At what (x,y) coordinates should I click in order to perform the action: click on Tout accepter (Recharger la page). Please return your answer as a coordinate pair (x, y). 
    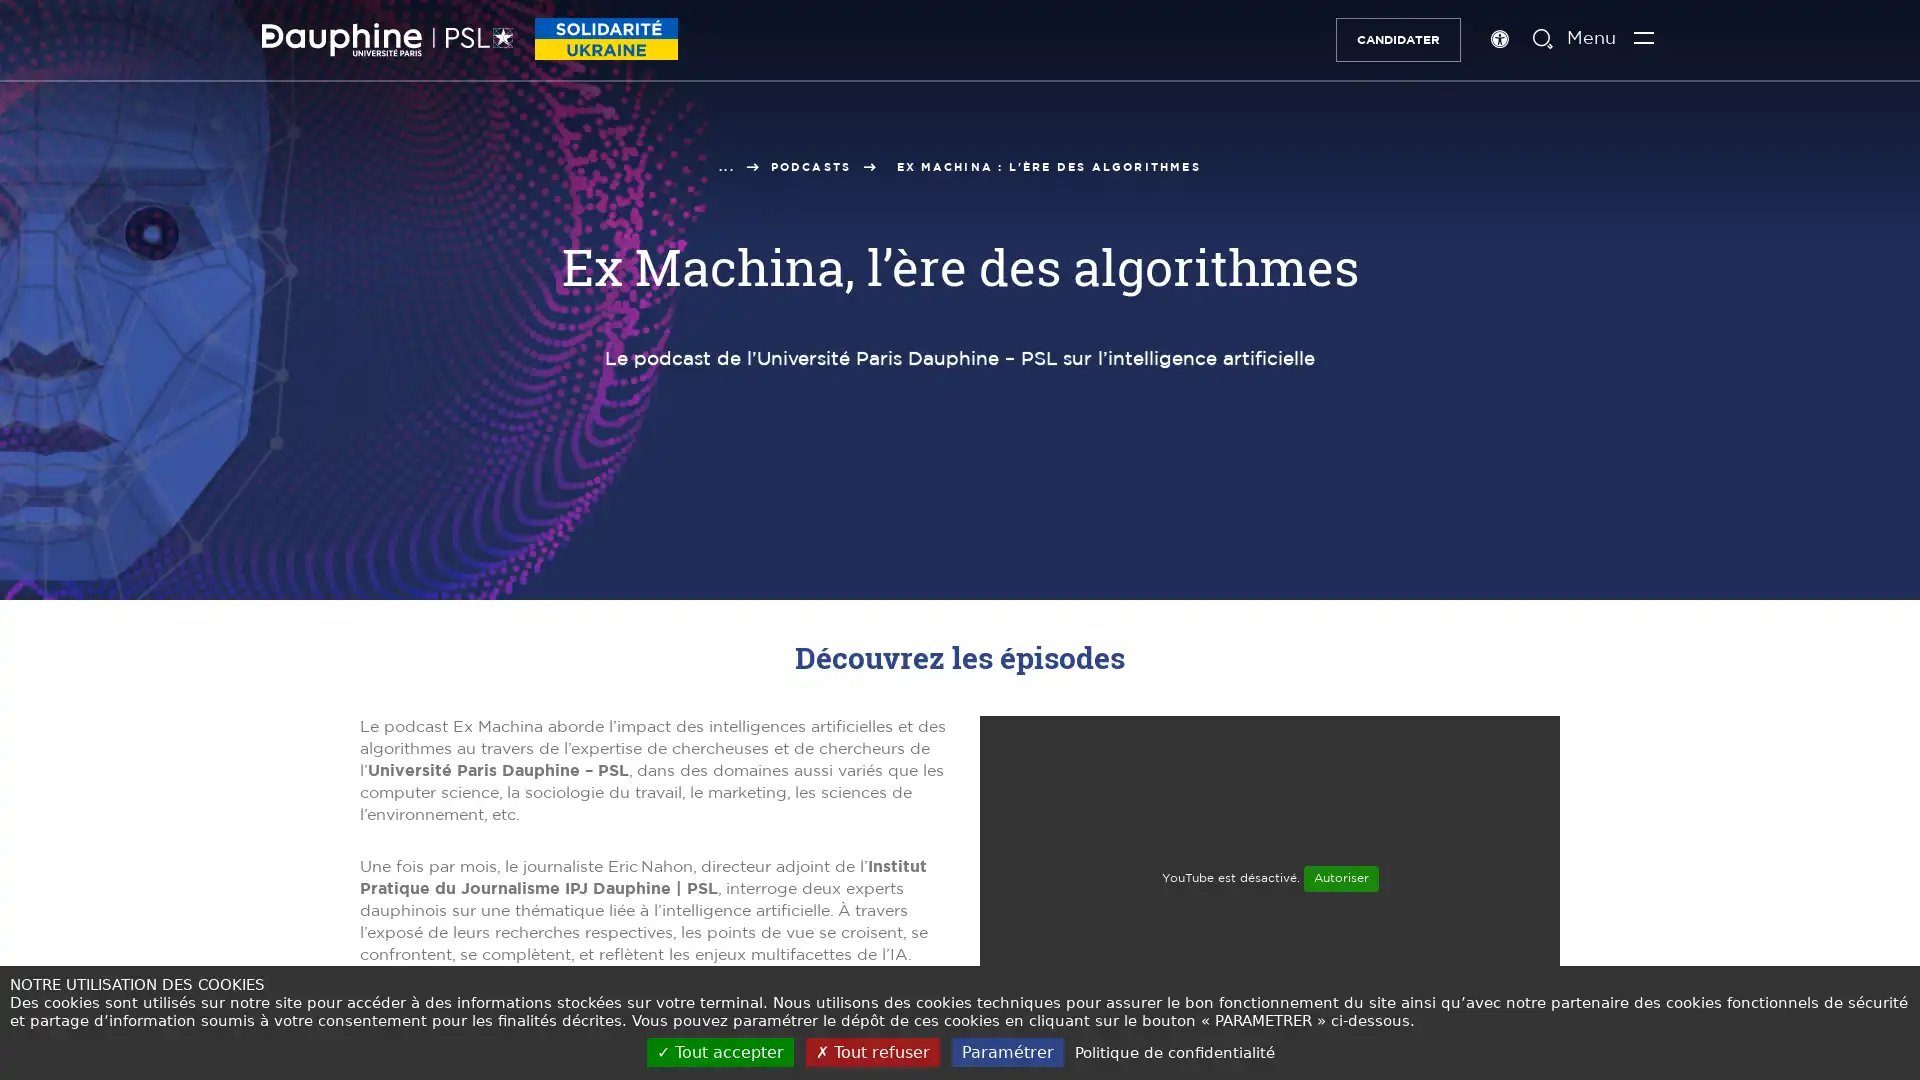
    Looking at the image, I should click on (719, 1051).